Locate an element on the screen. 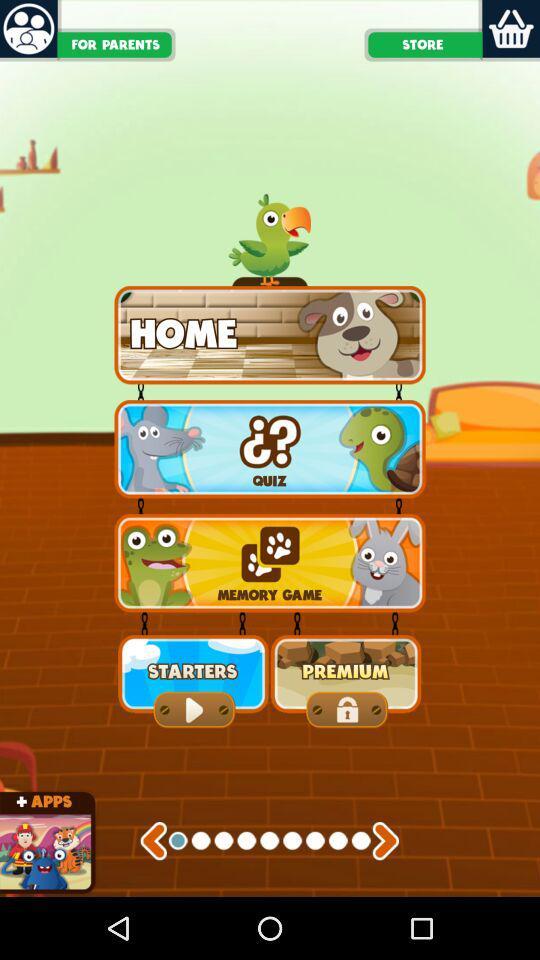 The height and width of the screenshot is (960, 540). the arrow_backward icon is located at coordinates (152, 899).